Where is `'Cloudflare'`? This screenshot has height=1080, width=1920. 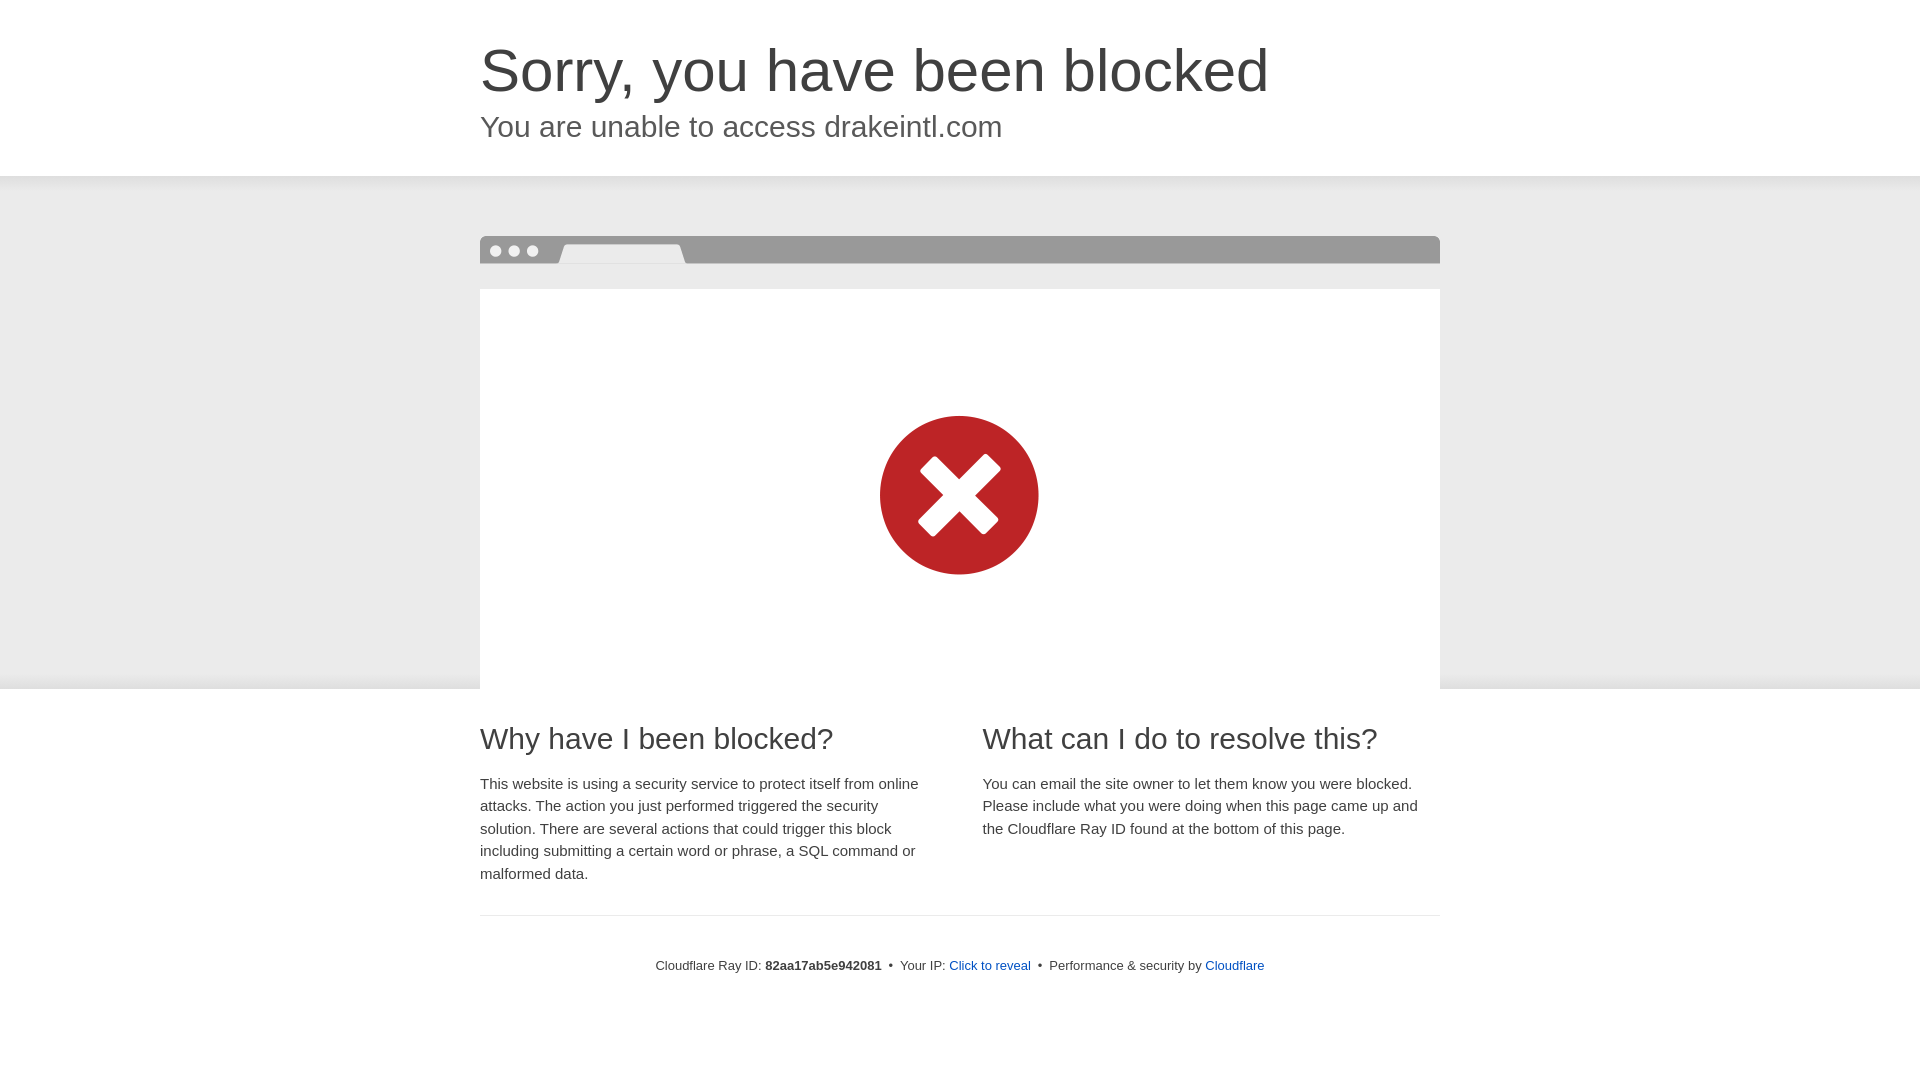
'Cloudflare' is located at coordinates (1233, 964).